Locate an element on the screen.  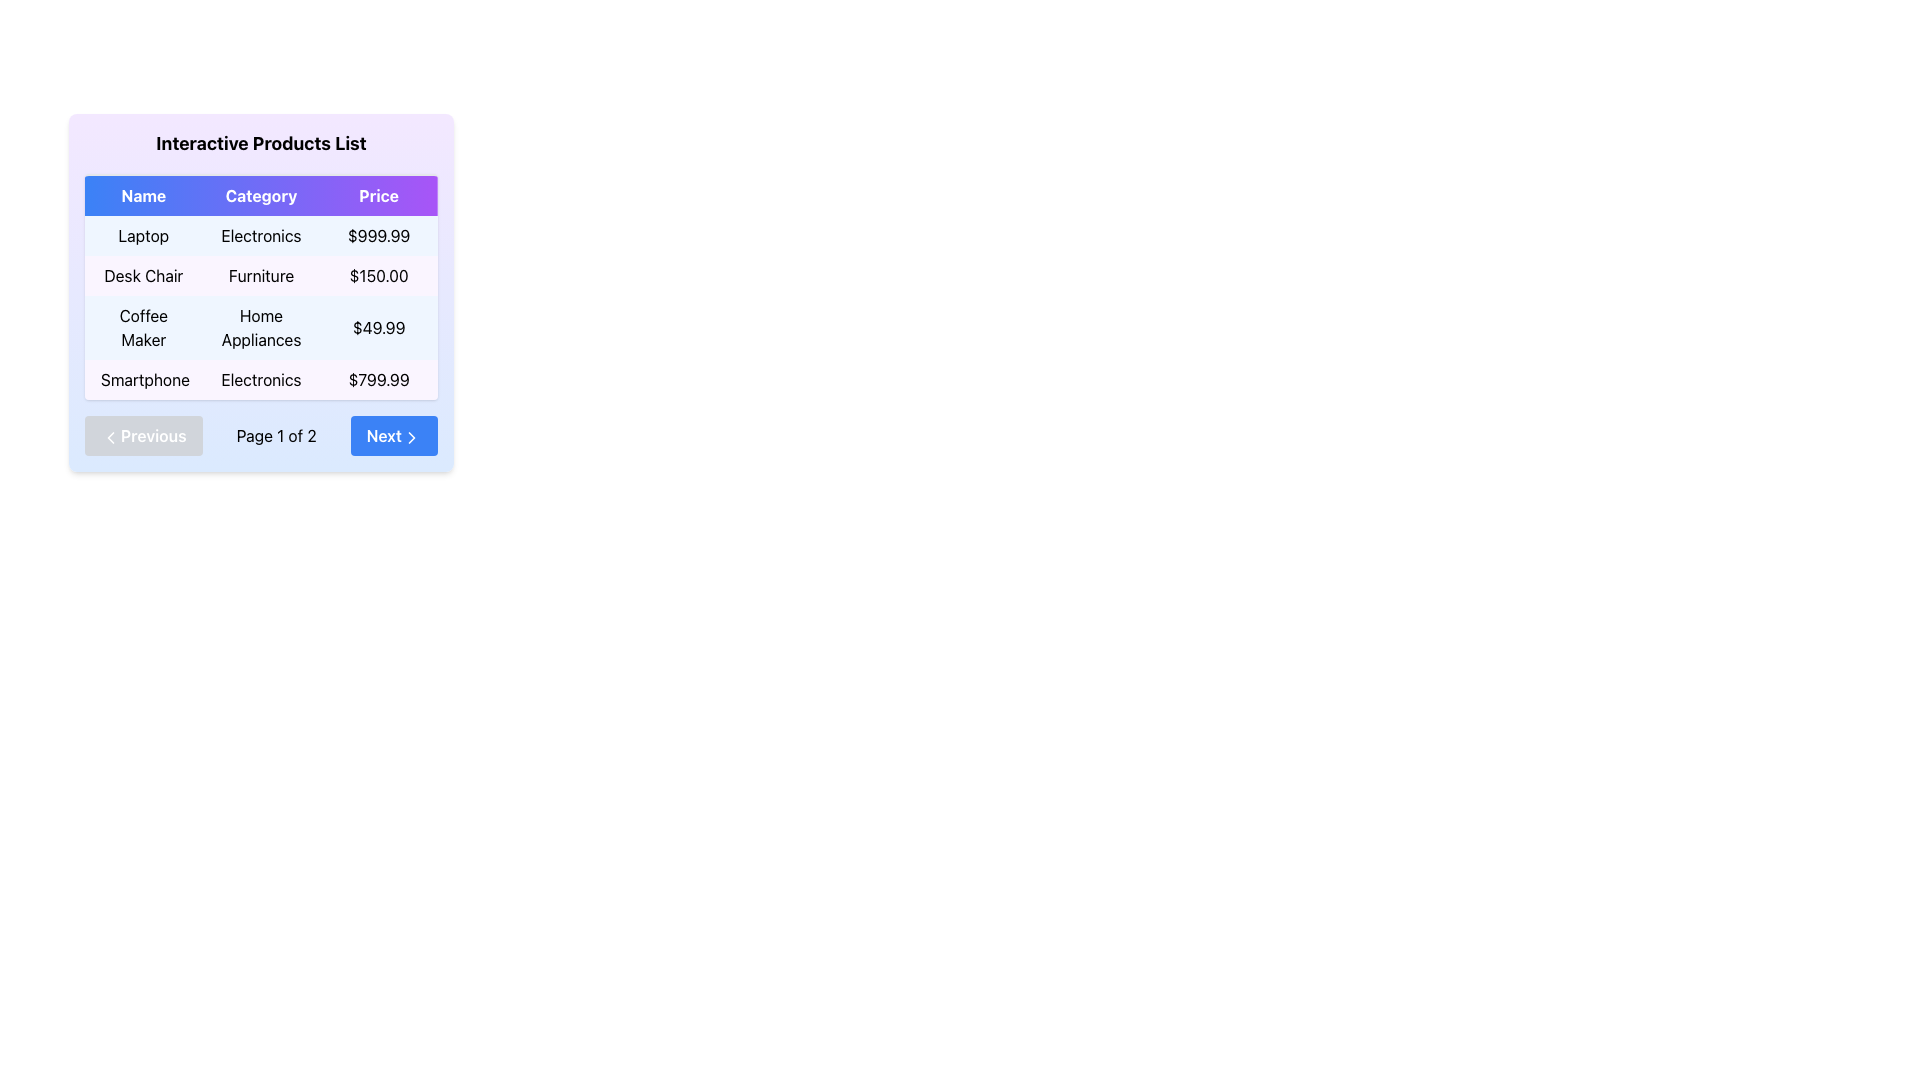
the Text label indicating the category for the 'Smartphone' product, located in the second column of the fourth row of the table is located at coordinates (260, 380).